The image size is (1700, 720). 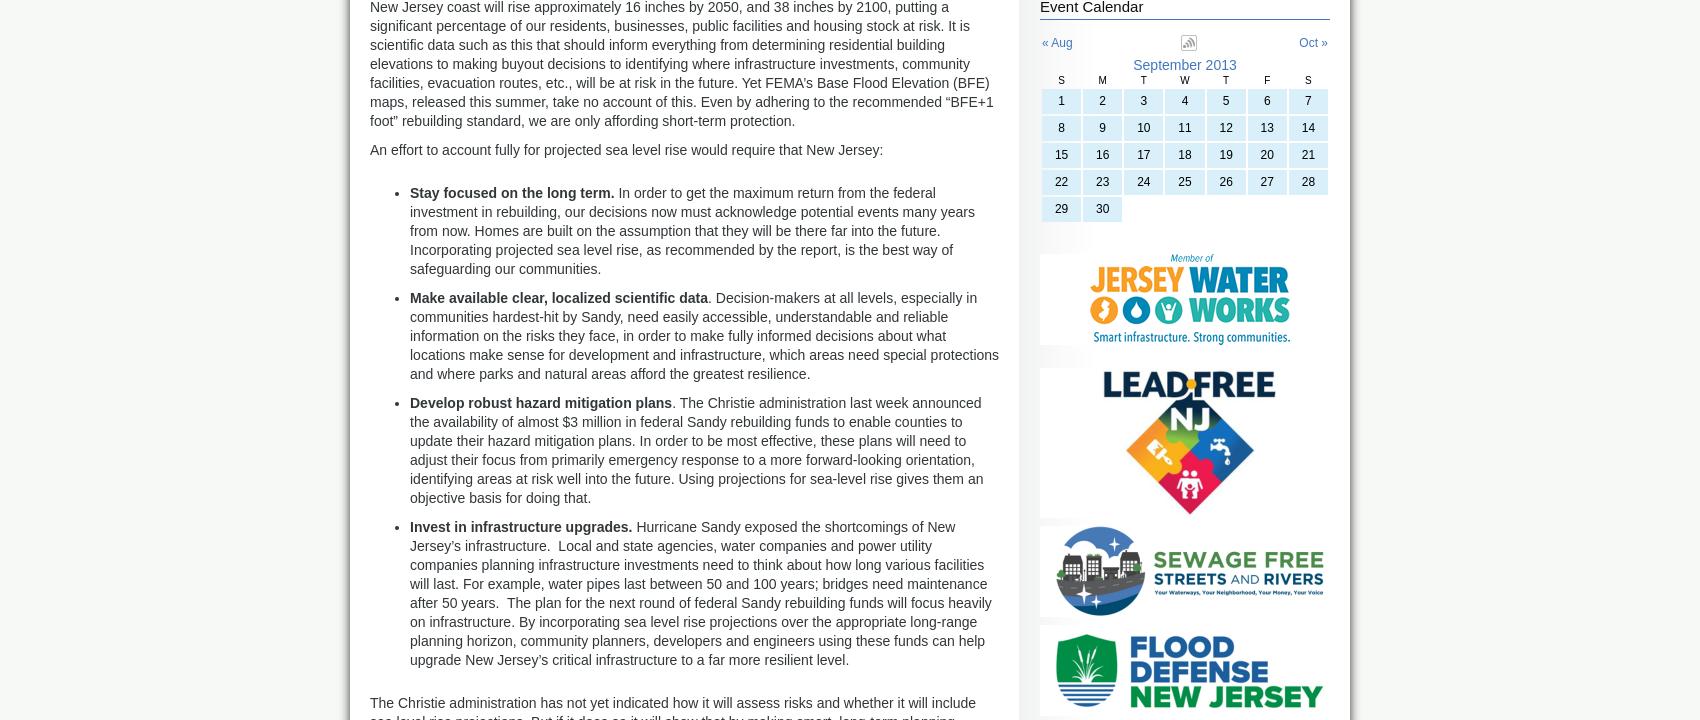 I want to click on '15', so click(x=1059, y=154).